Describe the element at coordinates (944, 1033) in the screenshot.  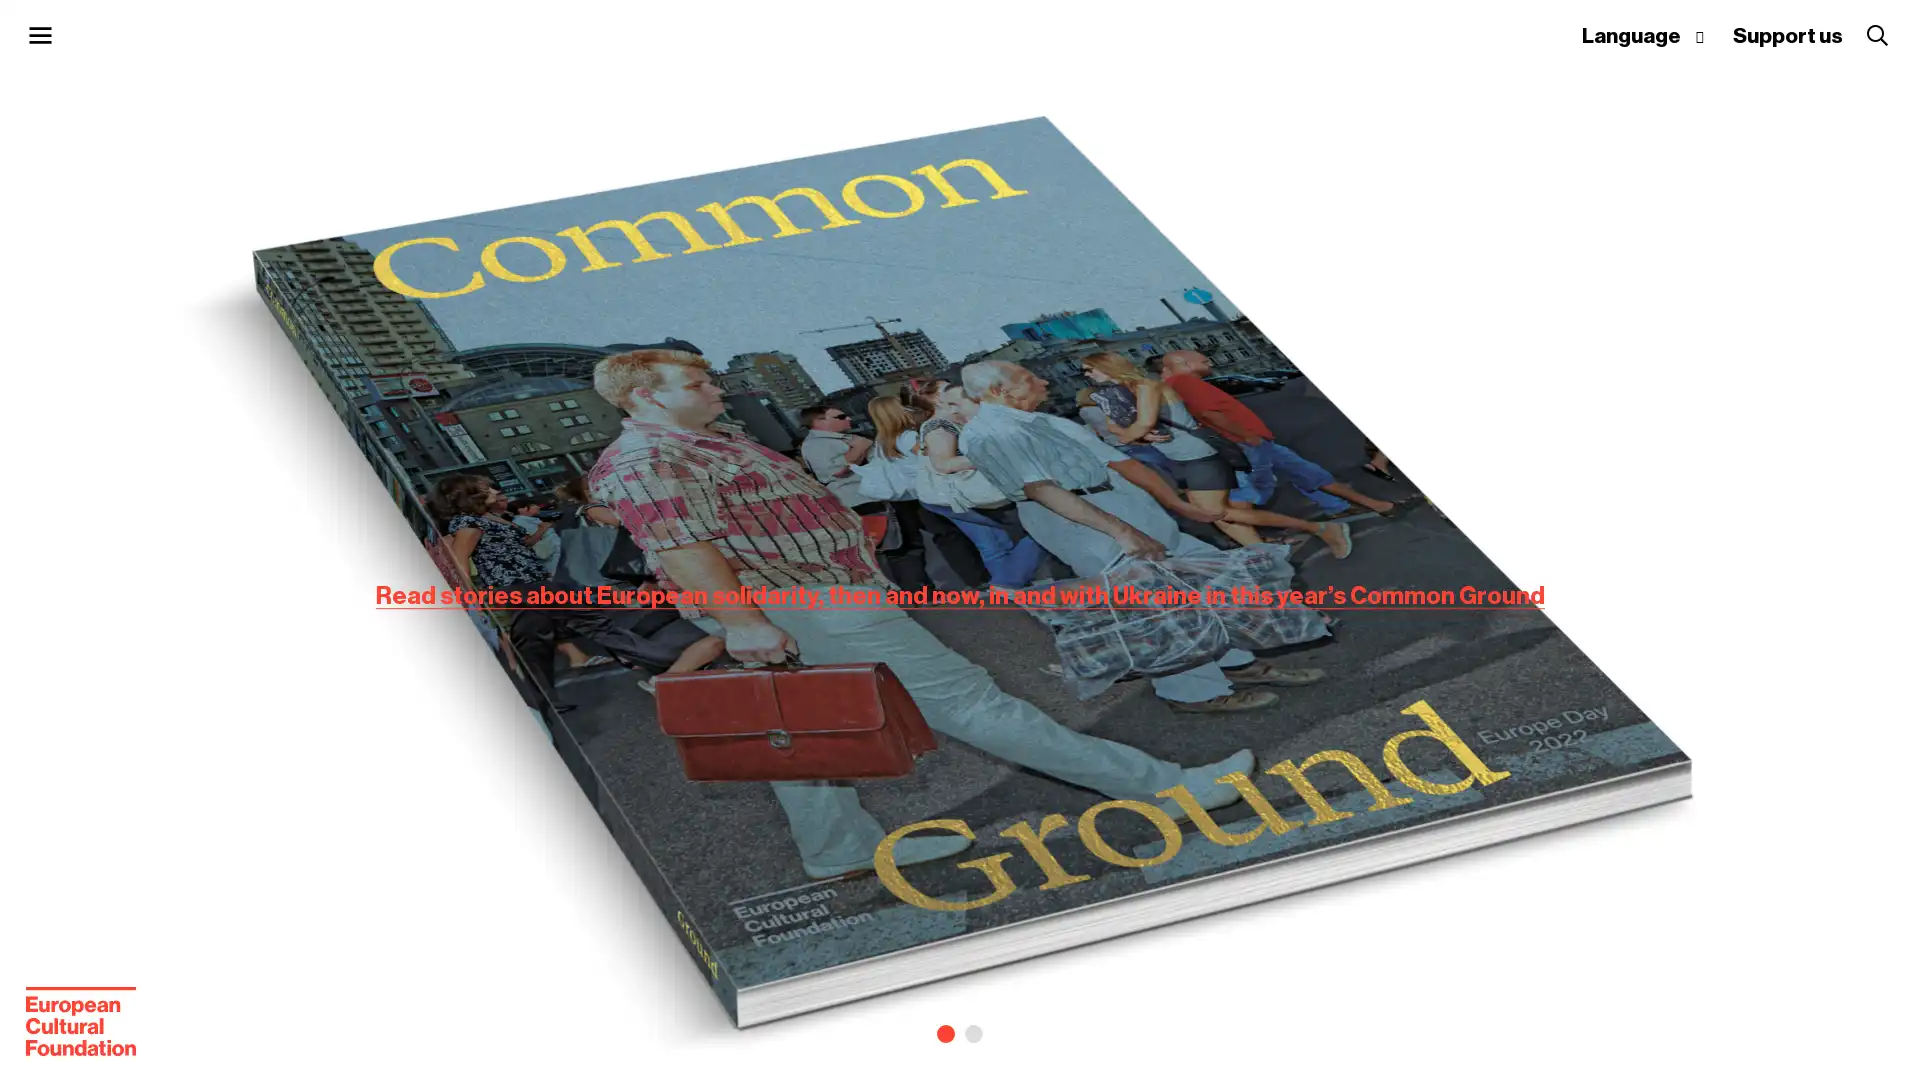
I see `Carousel Page 1 (Current Slide)` at that location.